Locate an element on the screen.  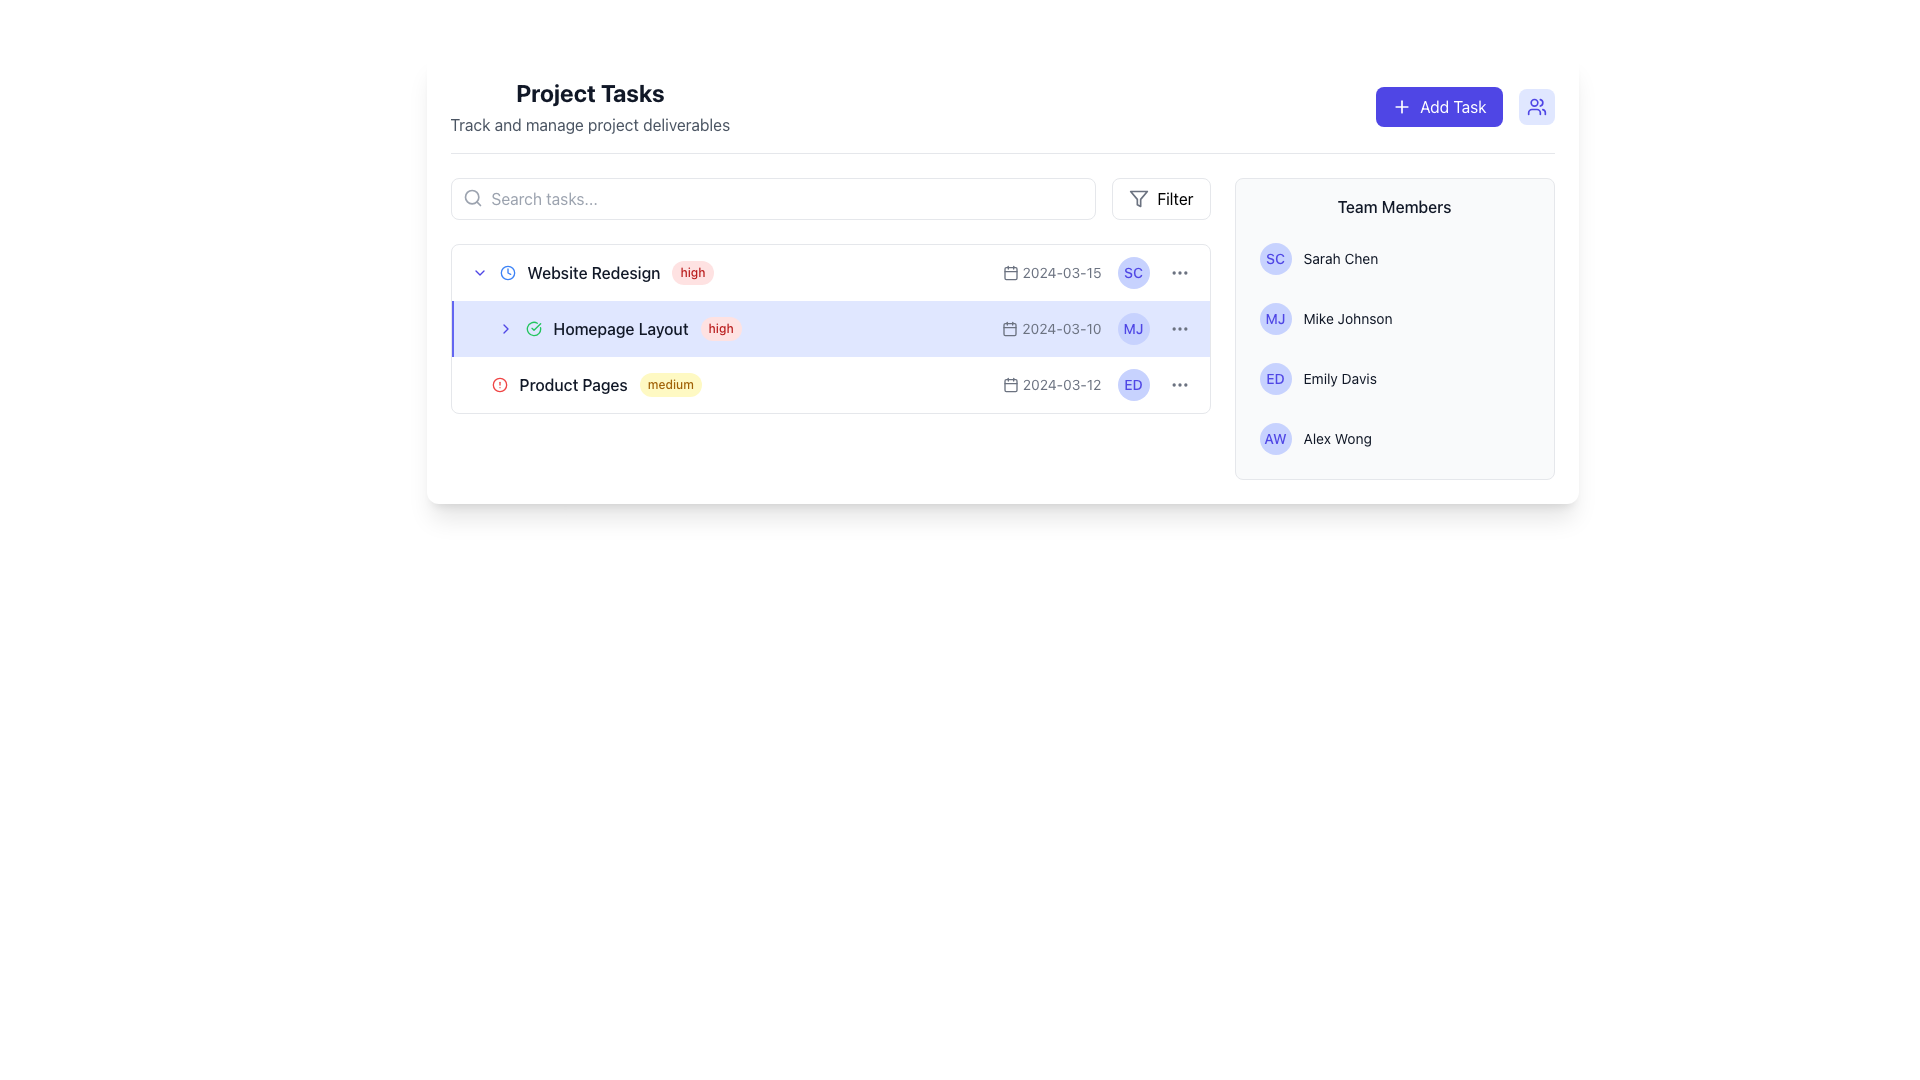
the circular blue analog clock icon located within the task row labeled 'Website Redesign', positioned to the left of the text 'high' is located at coordinates (507, 273).